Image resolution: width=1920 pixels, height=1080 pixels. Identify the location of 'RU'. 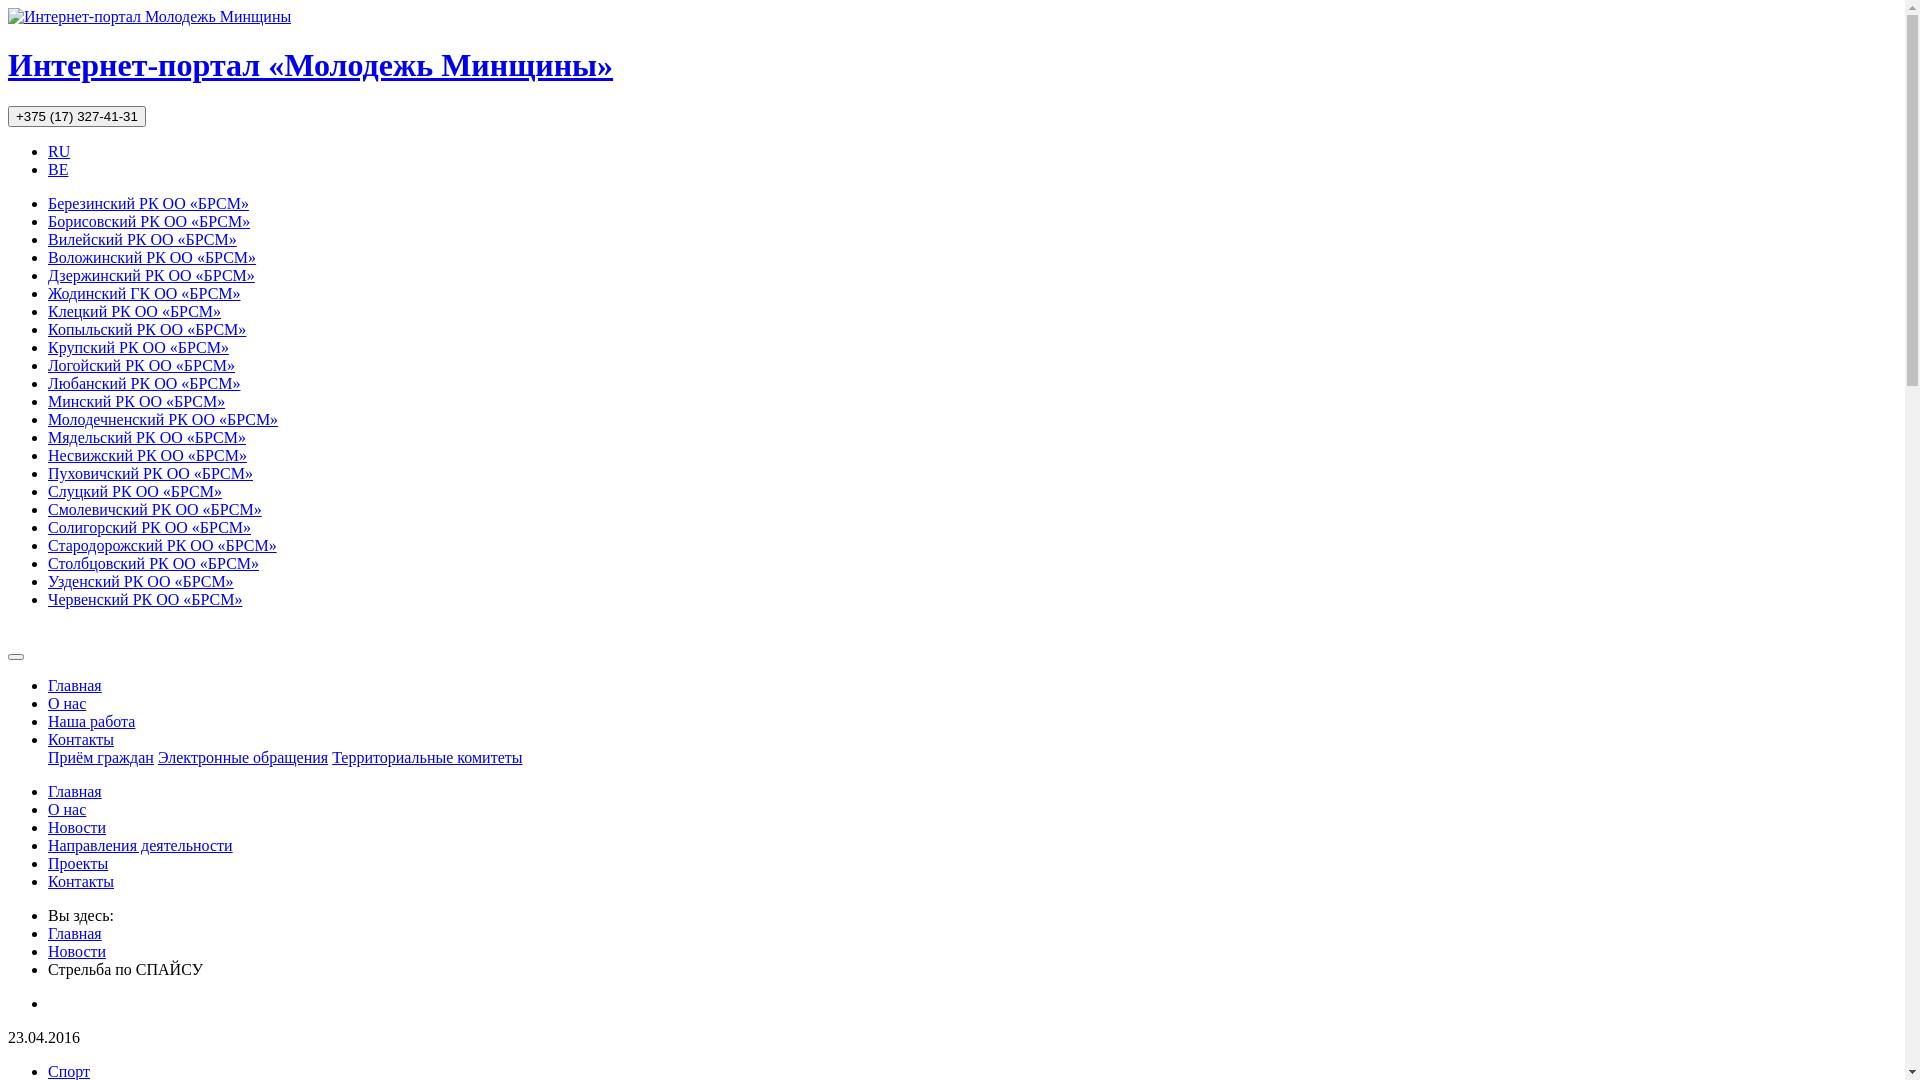
(58, 150).